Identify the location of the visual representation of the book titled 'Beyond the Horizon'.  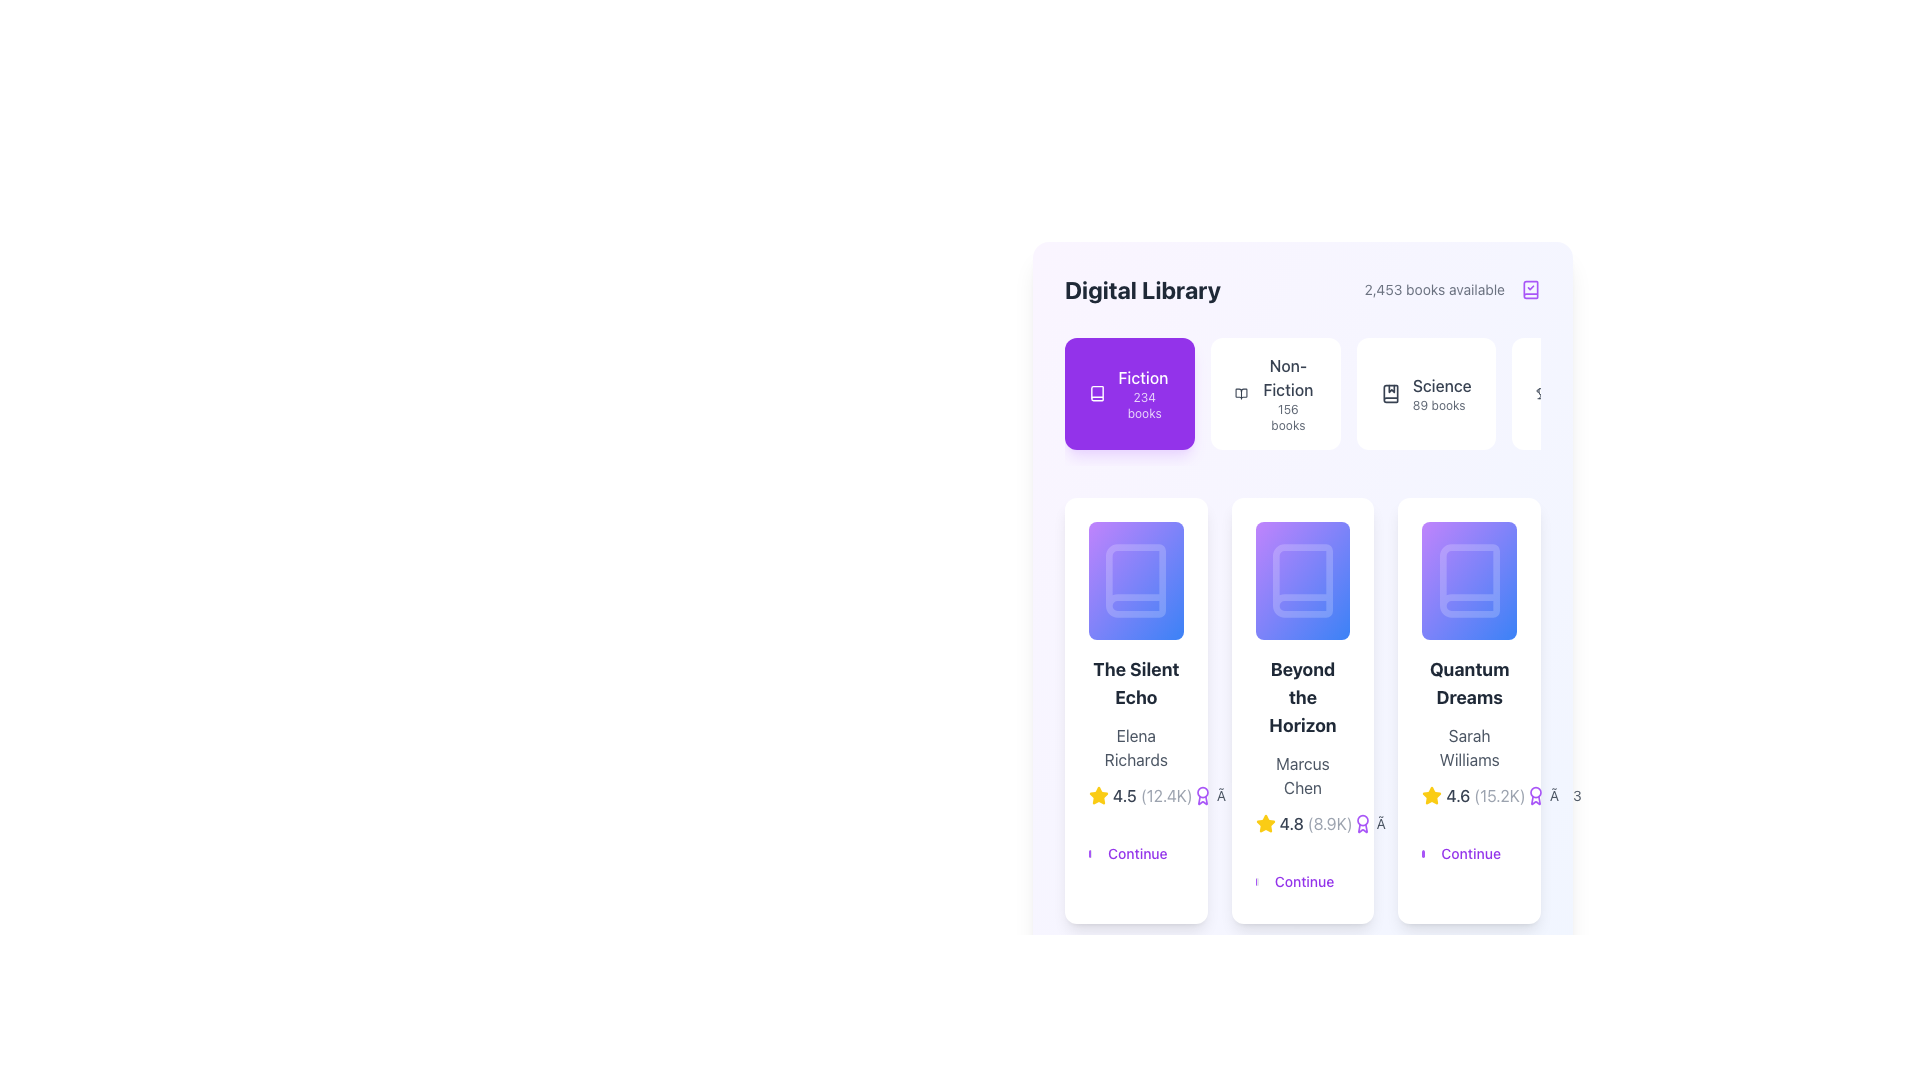
(1302, 581).